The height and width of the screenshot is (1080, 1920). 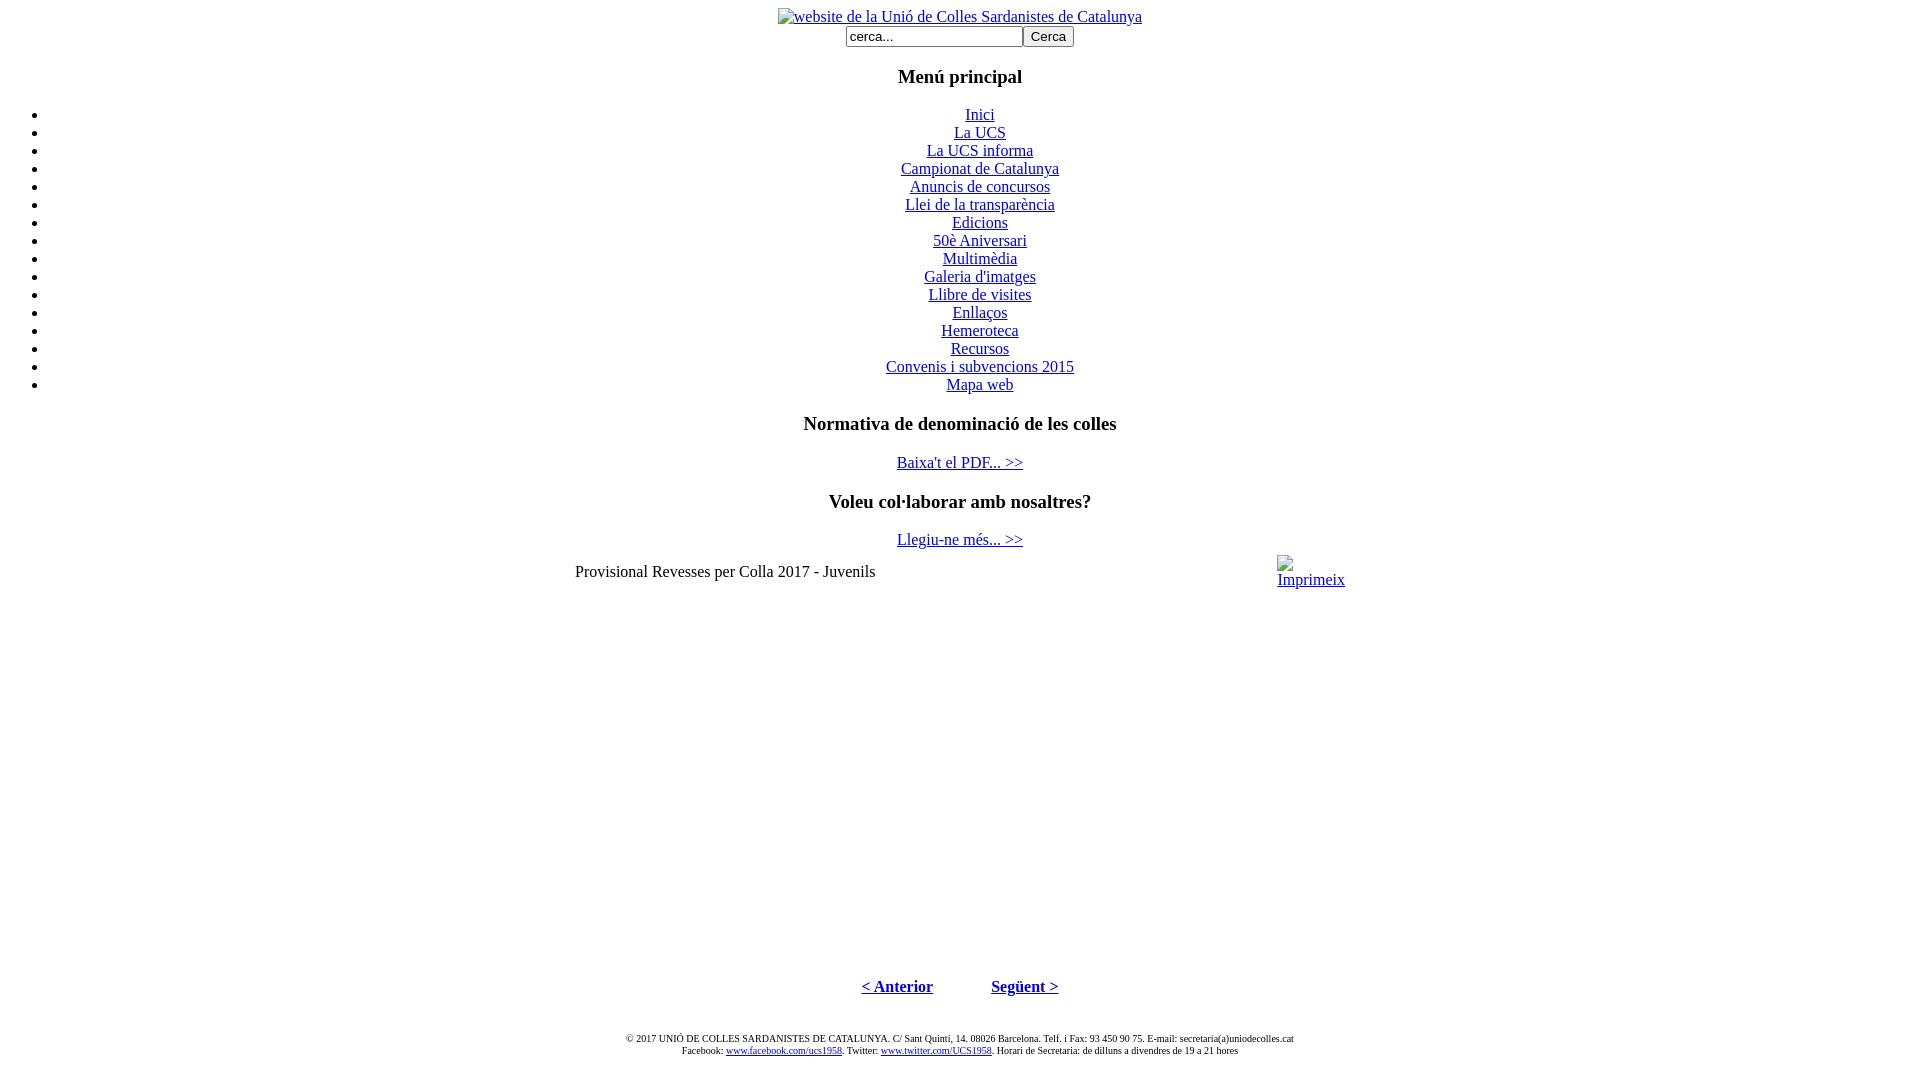 I want to click on 'Imprimeix', so click(x=1310, y=579).